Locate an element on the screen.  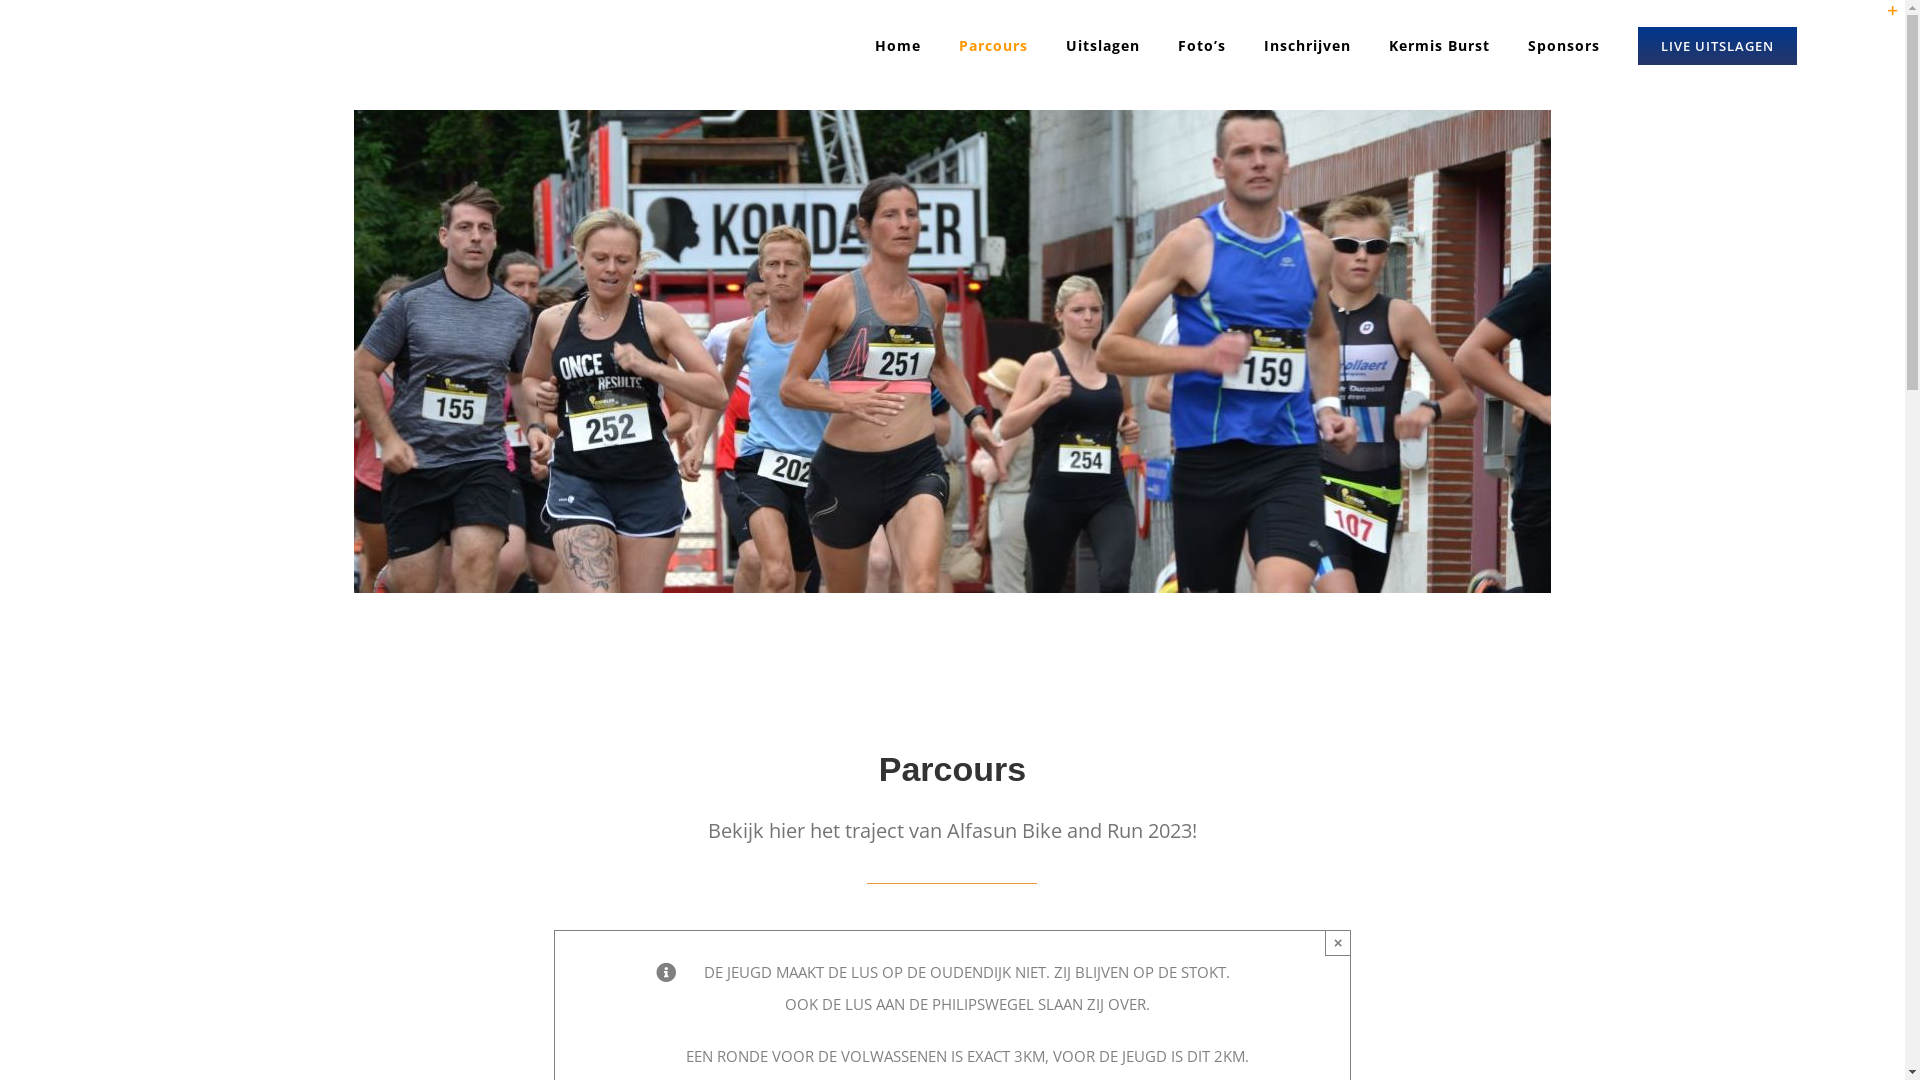
'Parcours' is located at coordinates (993, 45).